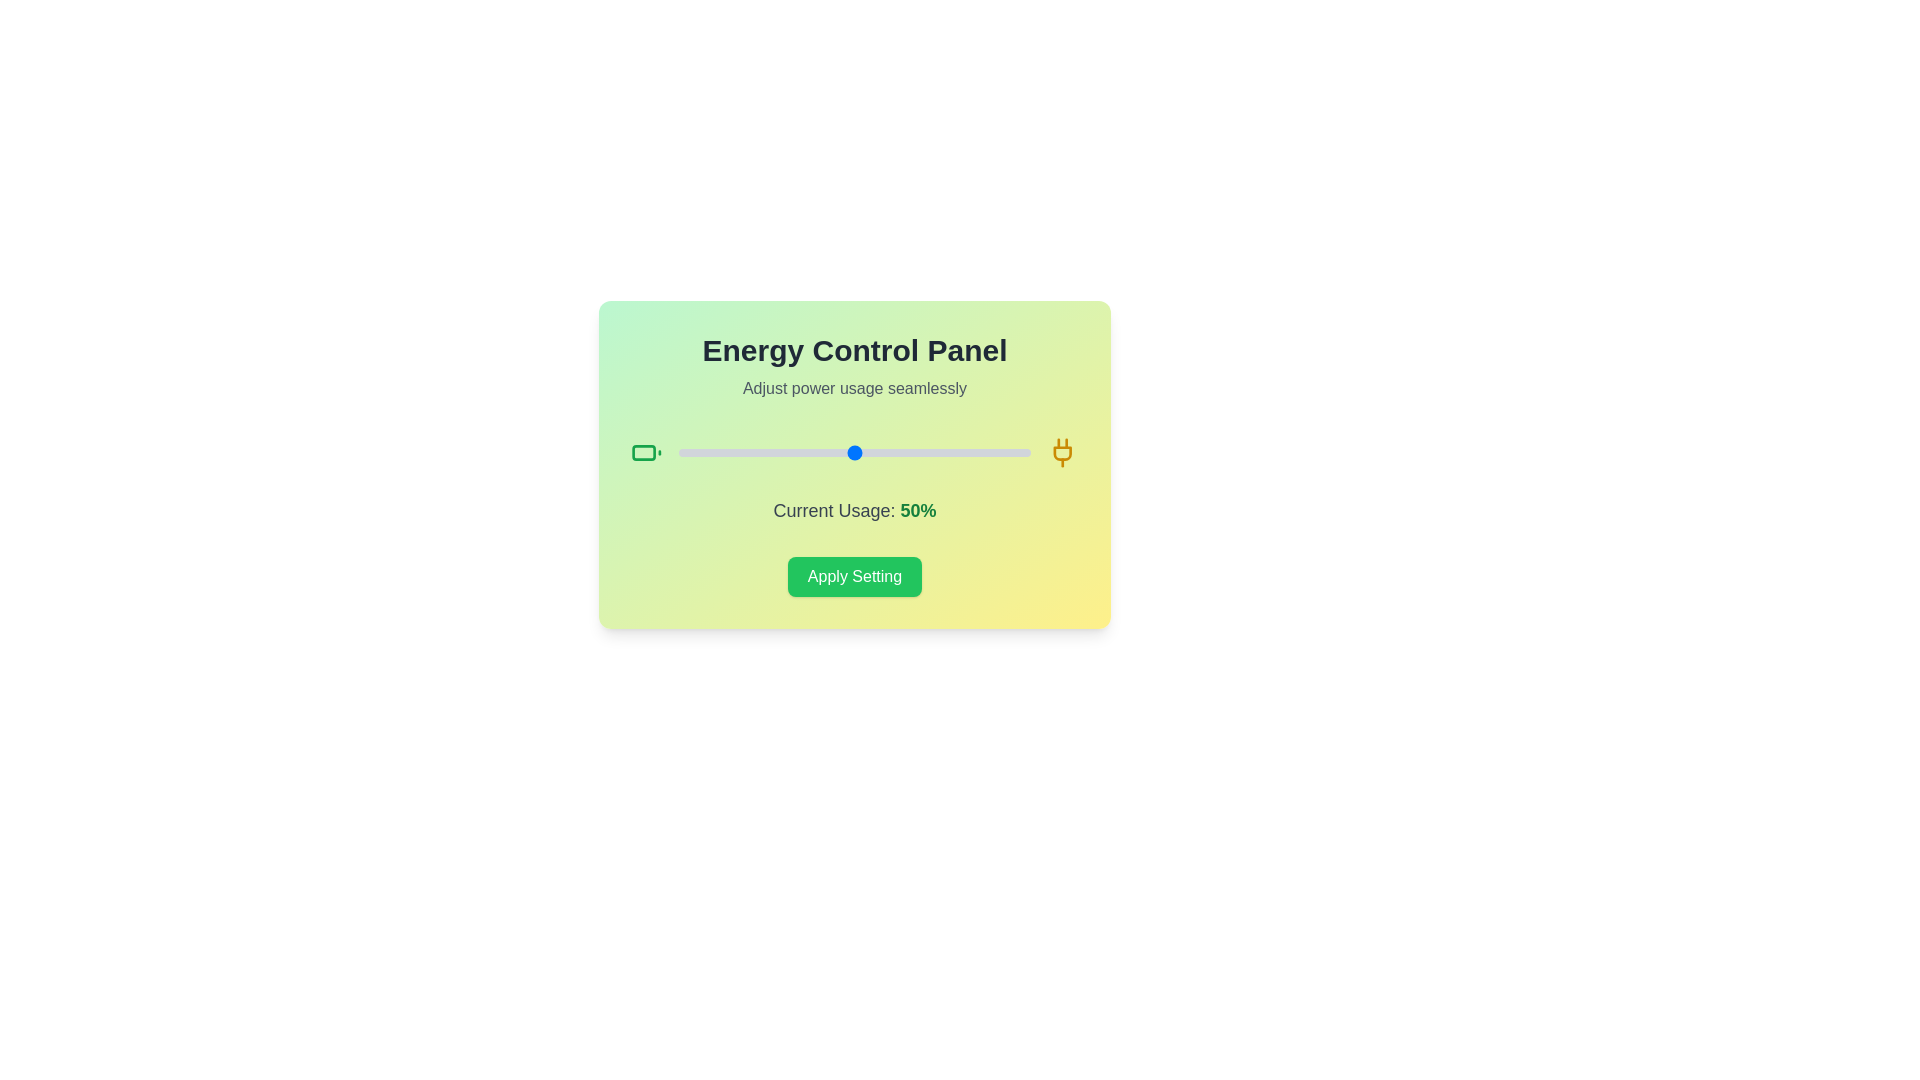  I want to click on the slider, so click(872, 452).